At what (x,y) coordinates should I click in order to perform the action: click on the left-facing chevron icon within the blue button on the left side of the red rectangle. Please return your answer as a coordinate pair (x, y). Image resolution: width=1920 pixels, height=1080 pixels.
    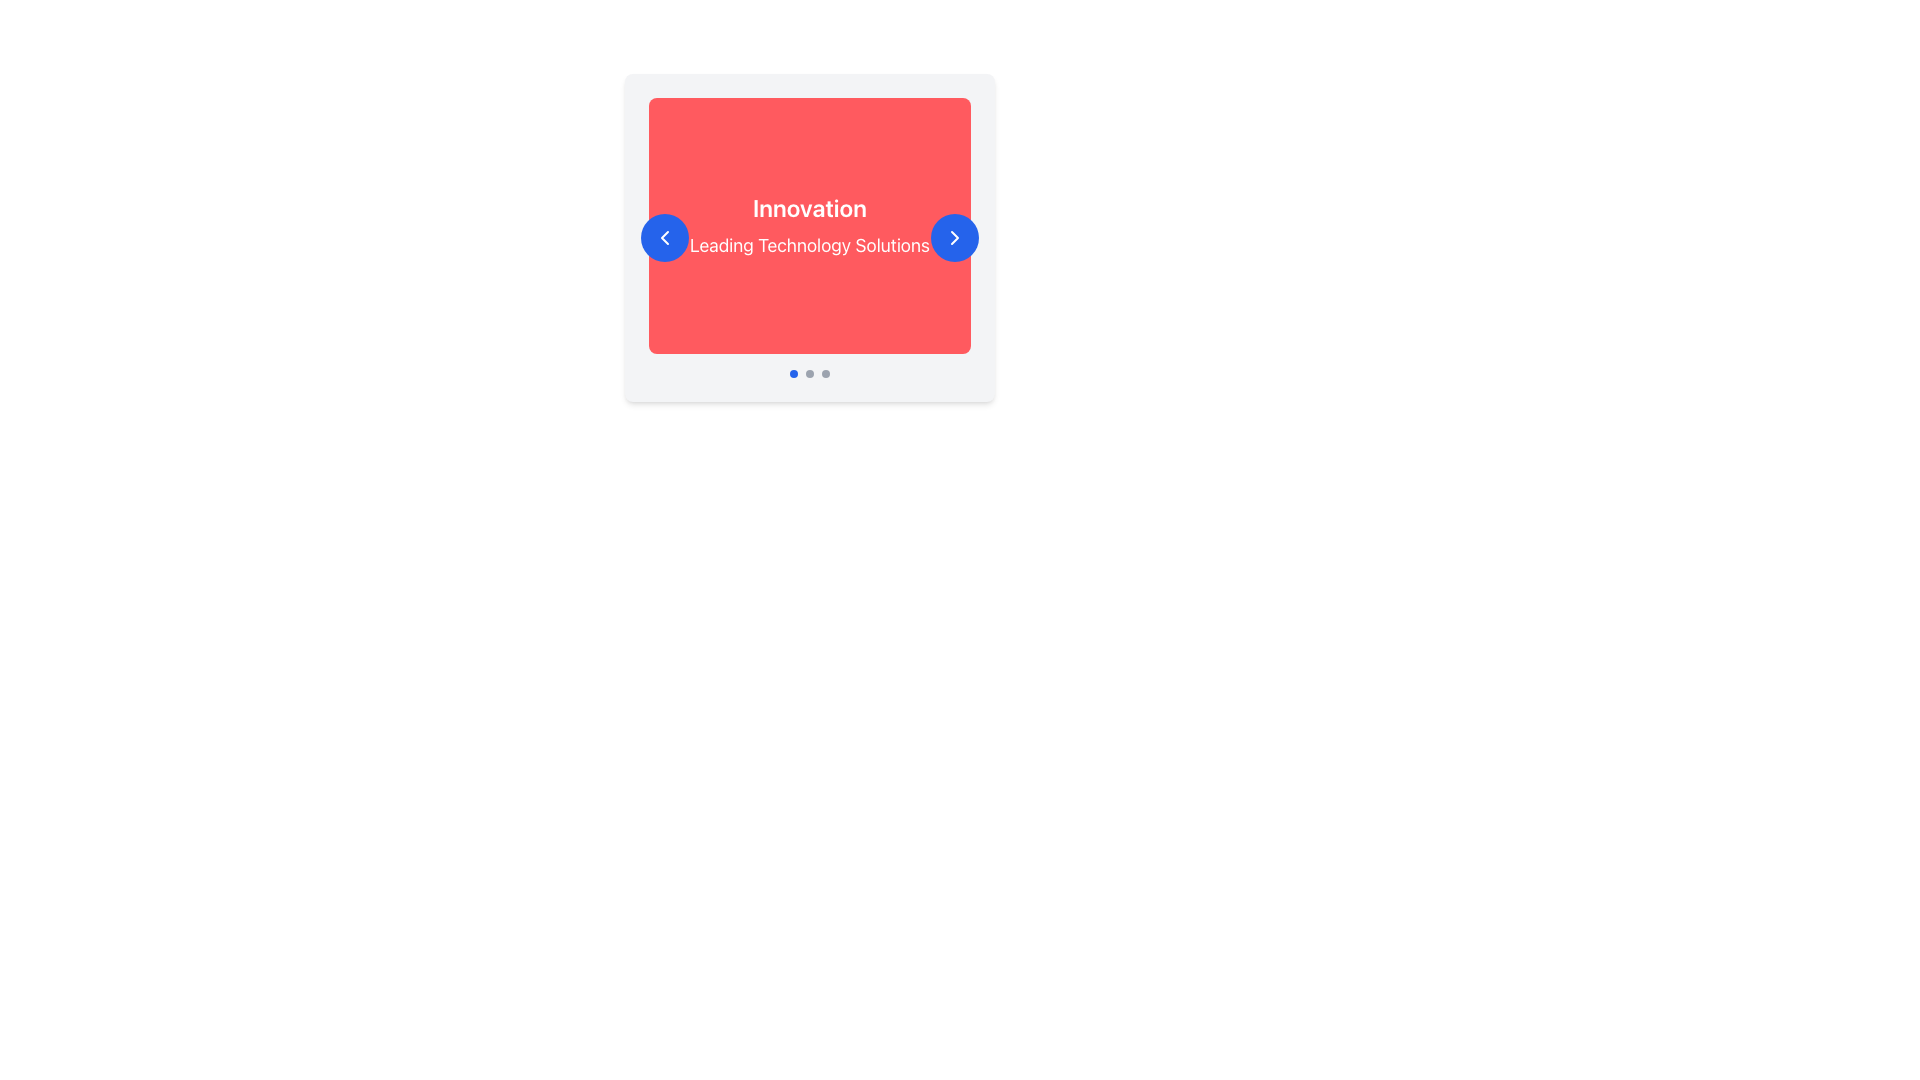
    Looking at the image, I should click on (665, 237).